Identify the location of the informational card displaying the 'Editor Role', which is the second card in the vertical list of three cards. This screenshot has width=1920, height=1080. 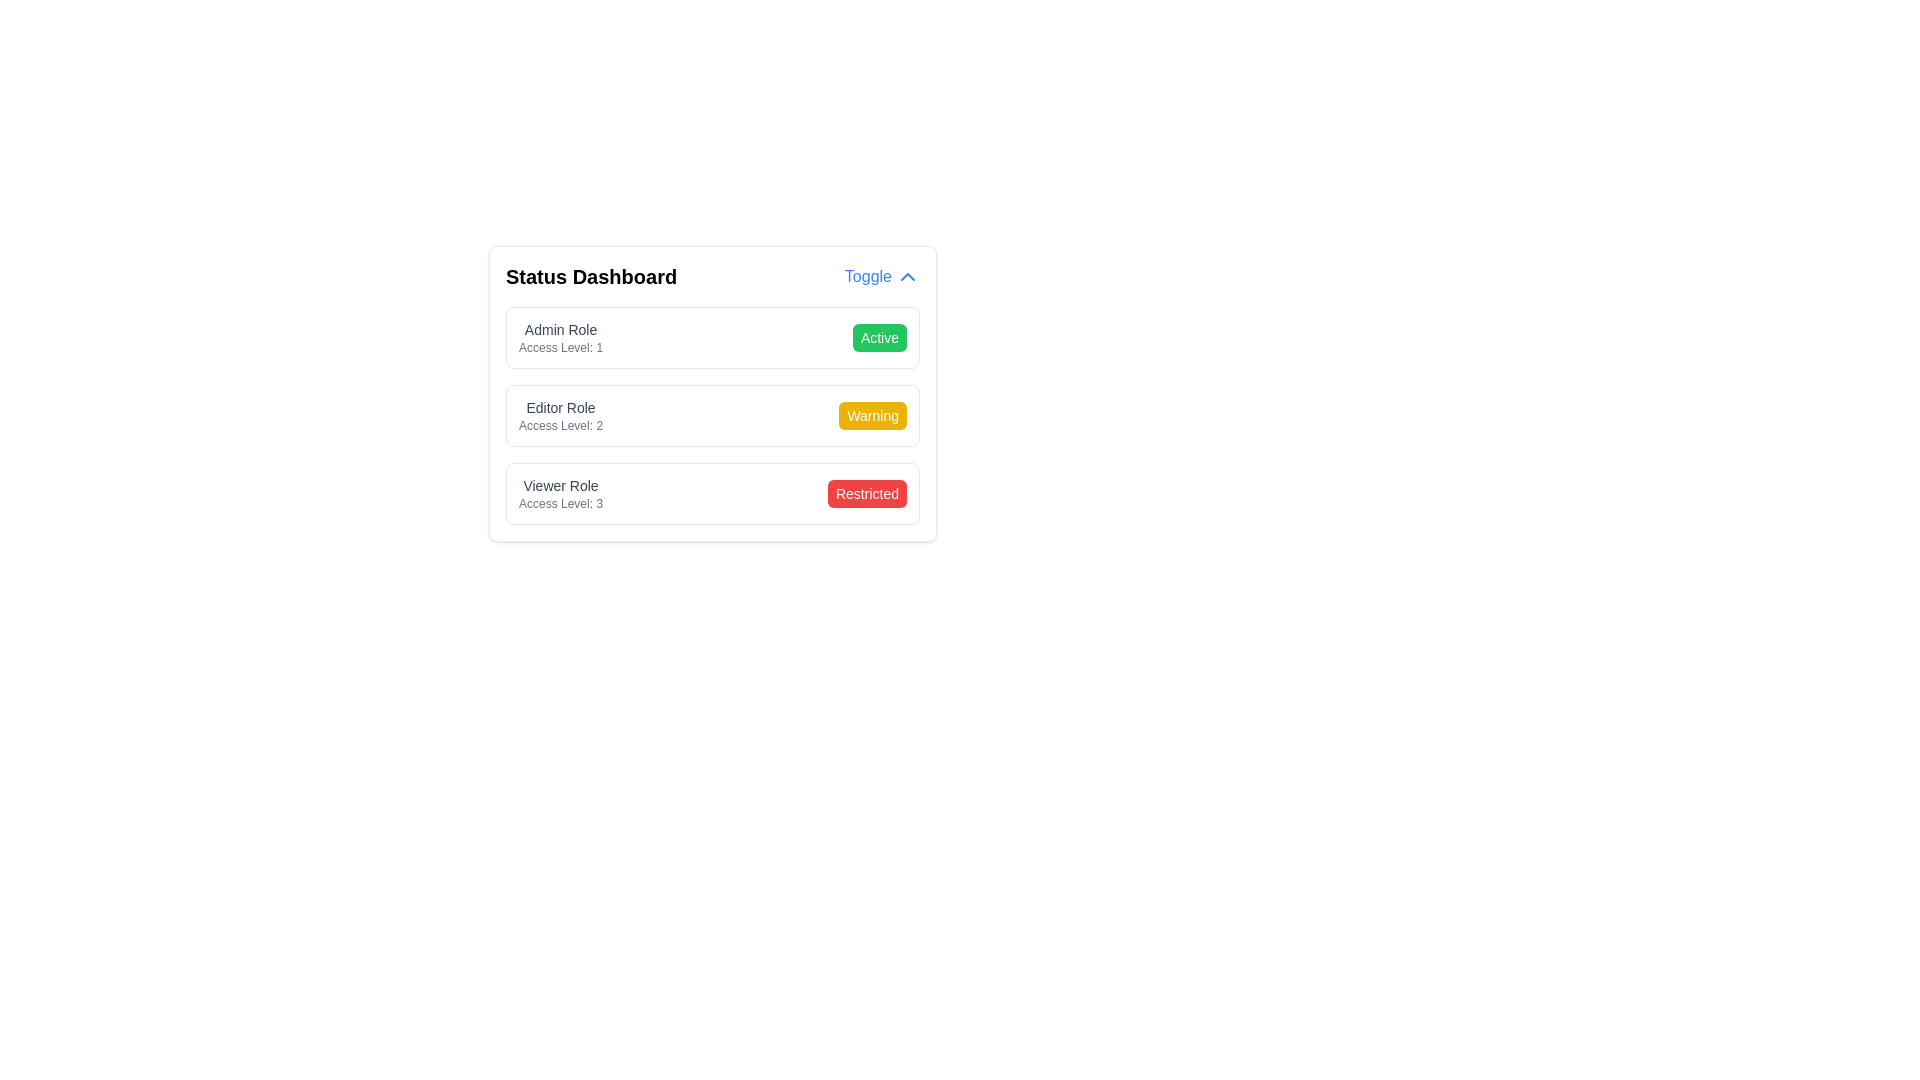
(713, 393).